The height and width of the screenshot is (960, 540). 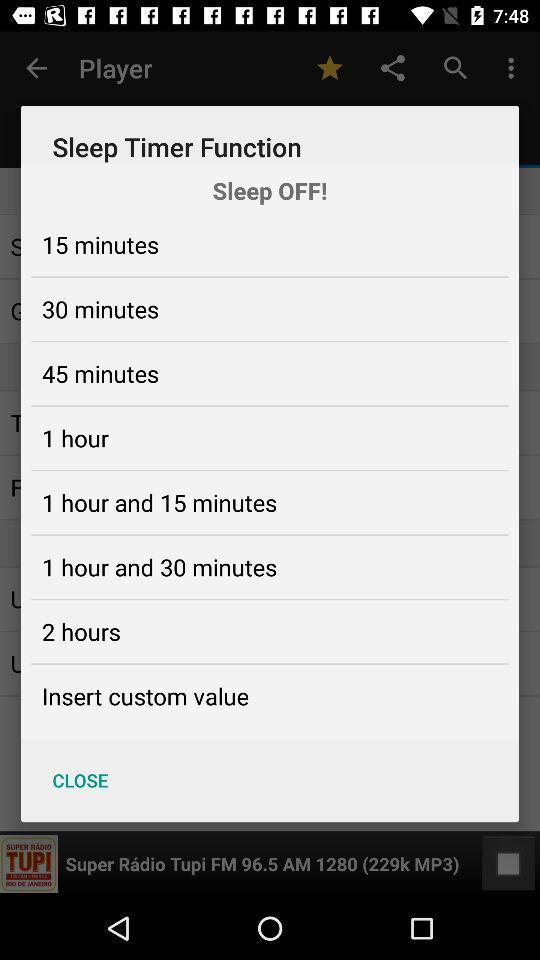 What do you see at coordinates (80, 630) in the screenshot?
I see `item below 1 hour and item` at bounding box center [80, 630].